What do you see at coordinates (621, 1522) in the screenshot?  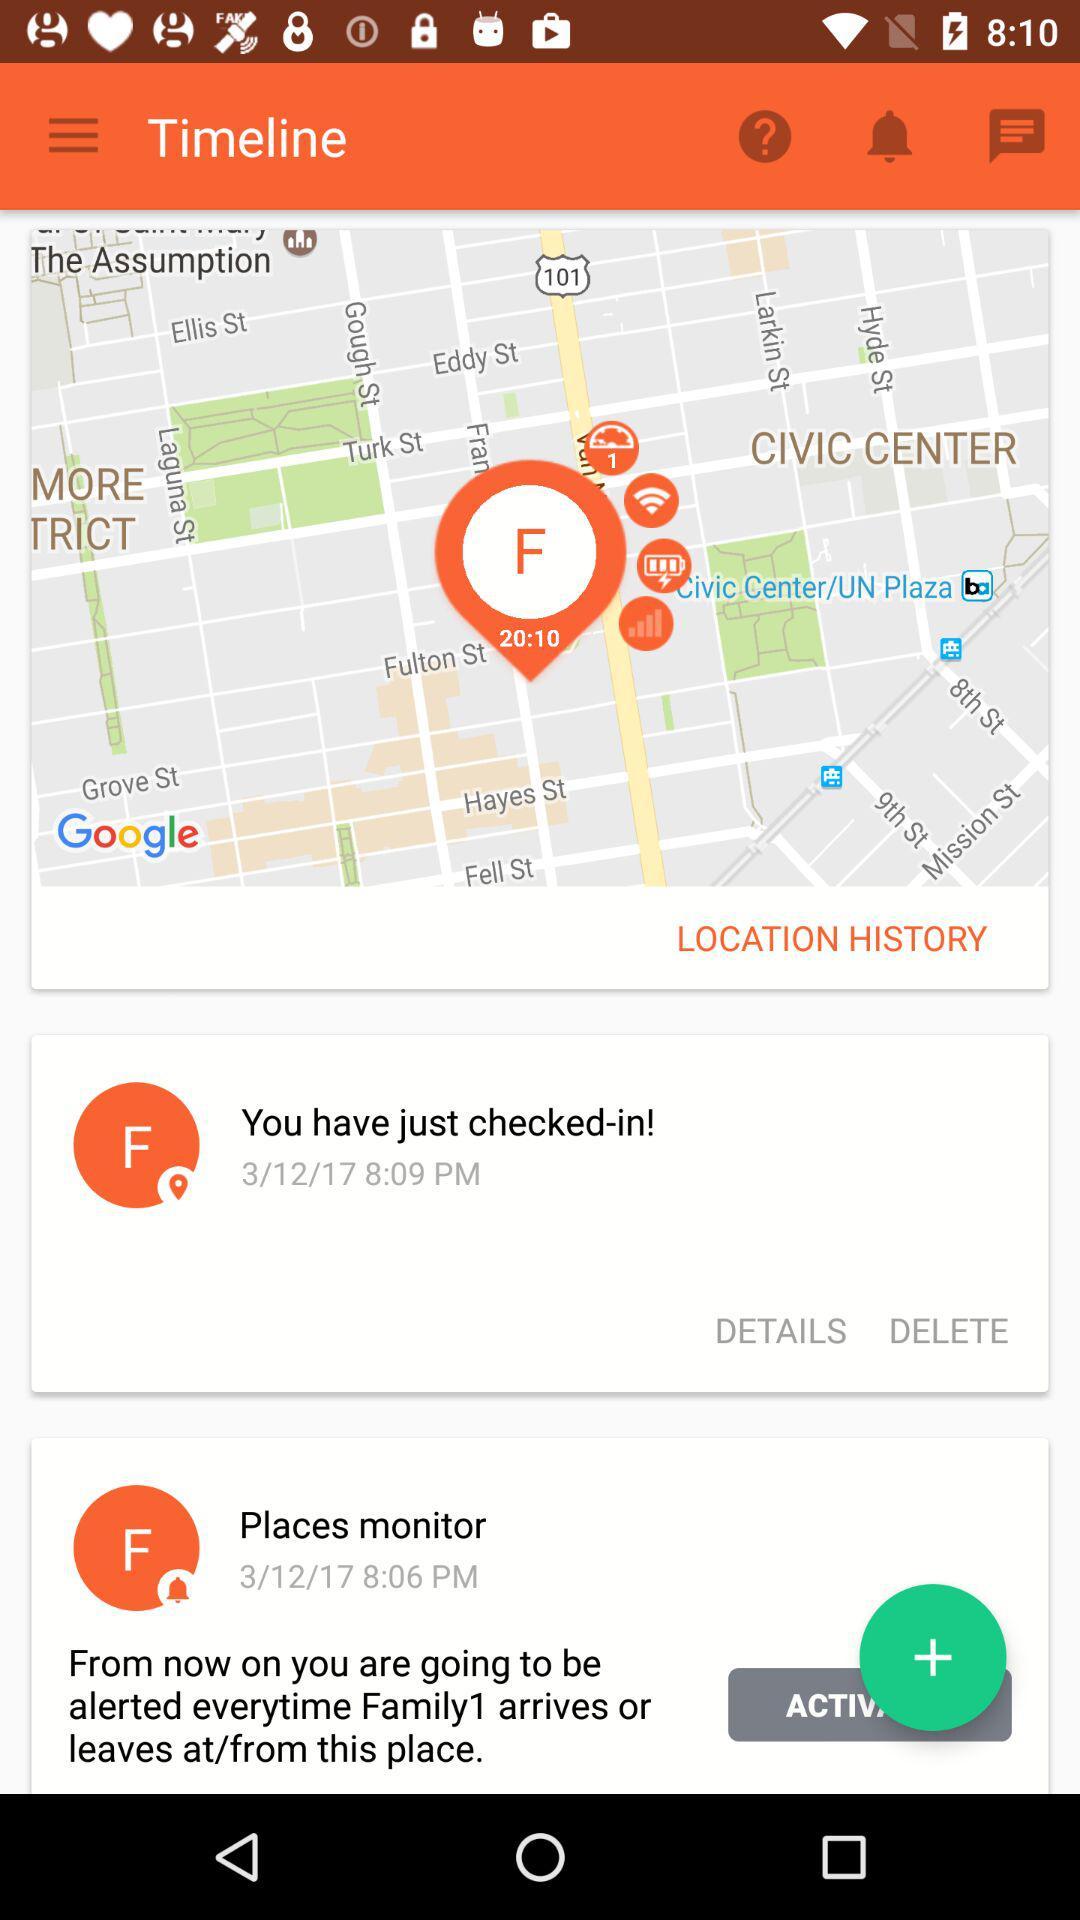 I see `the icon next to the f` at bounding box center [621, 1522].